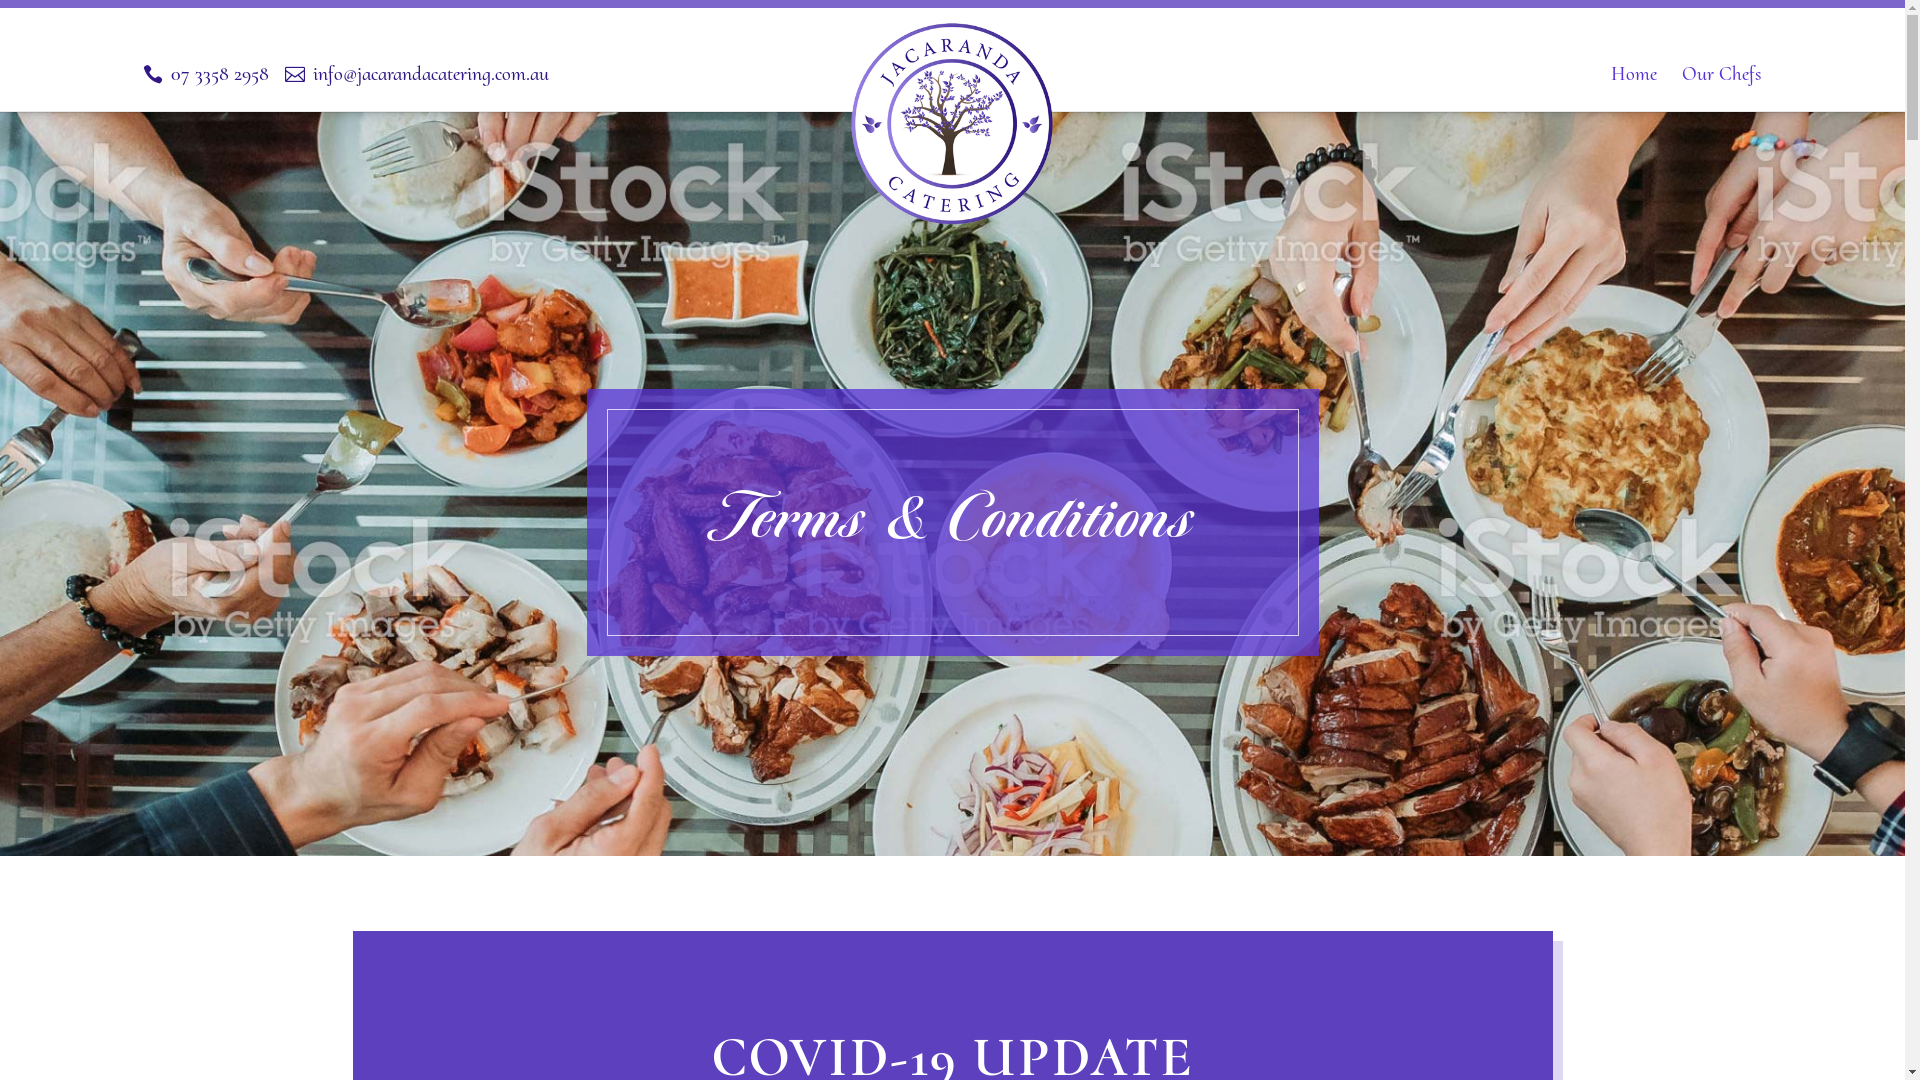 The width and height of the screenshot is (1920, 1080). I want to click on '07 3358 2958', so click(206, 73).